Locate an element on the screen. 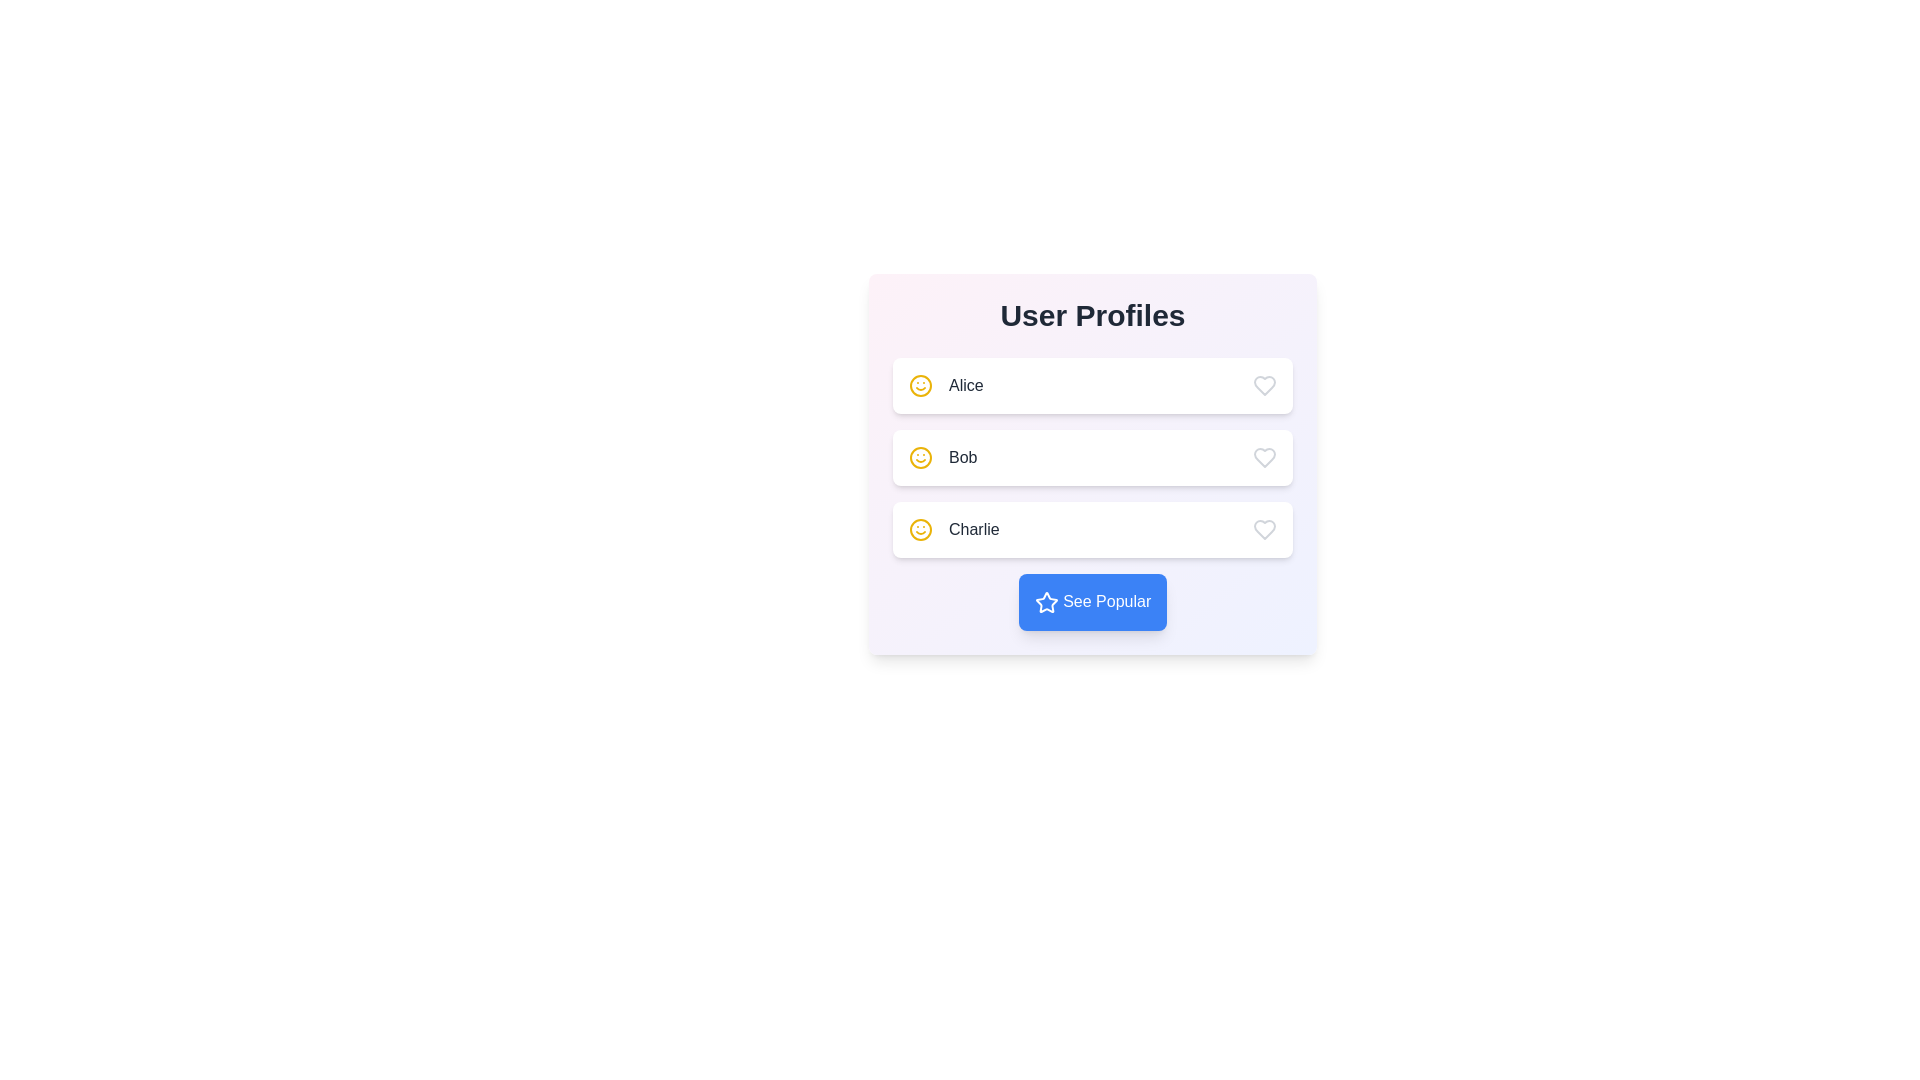  the rectangular button with a blue background and white text reading 'See Popular' is located at coordinates (1092, 601).